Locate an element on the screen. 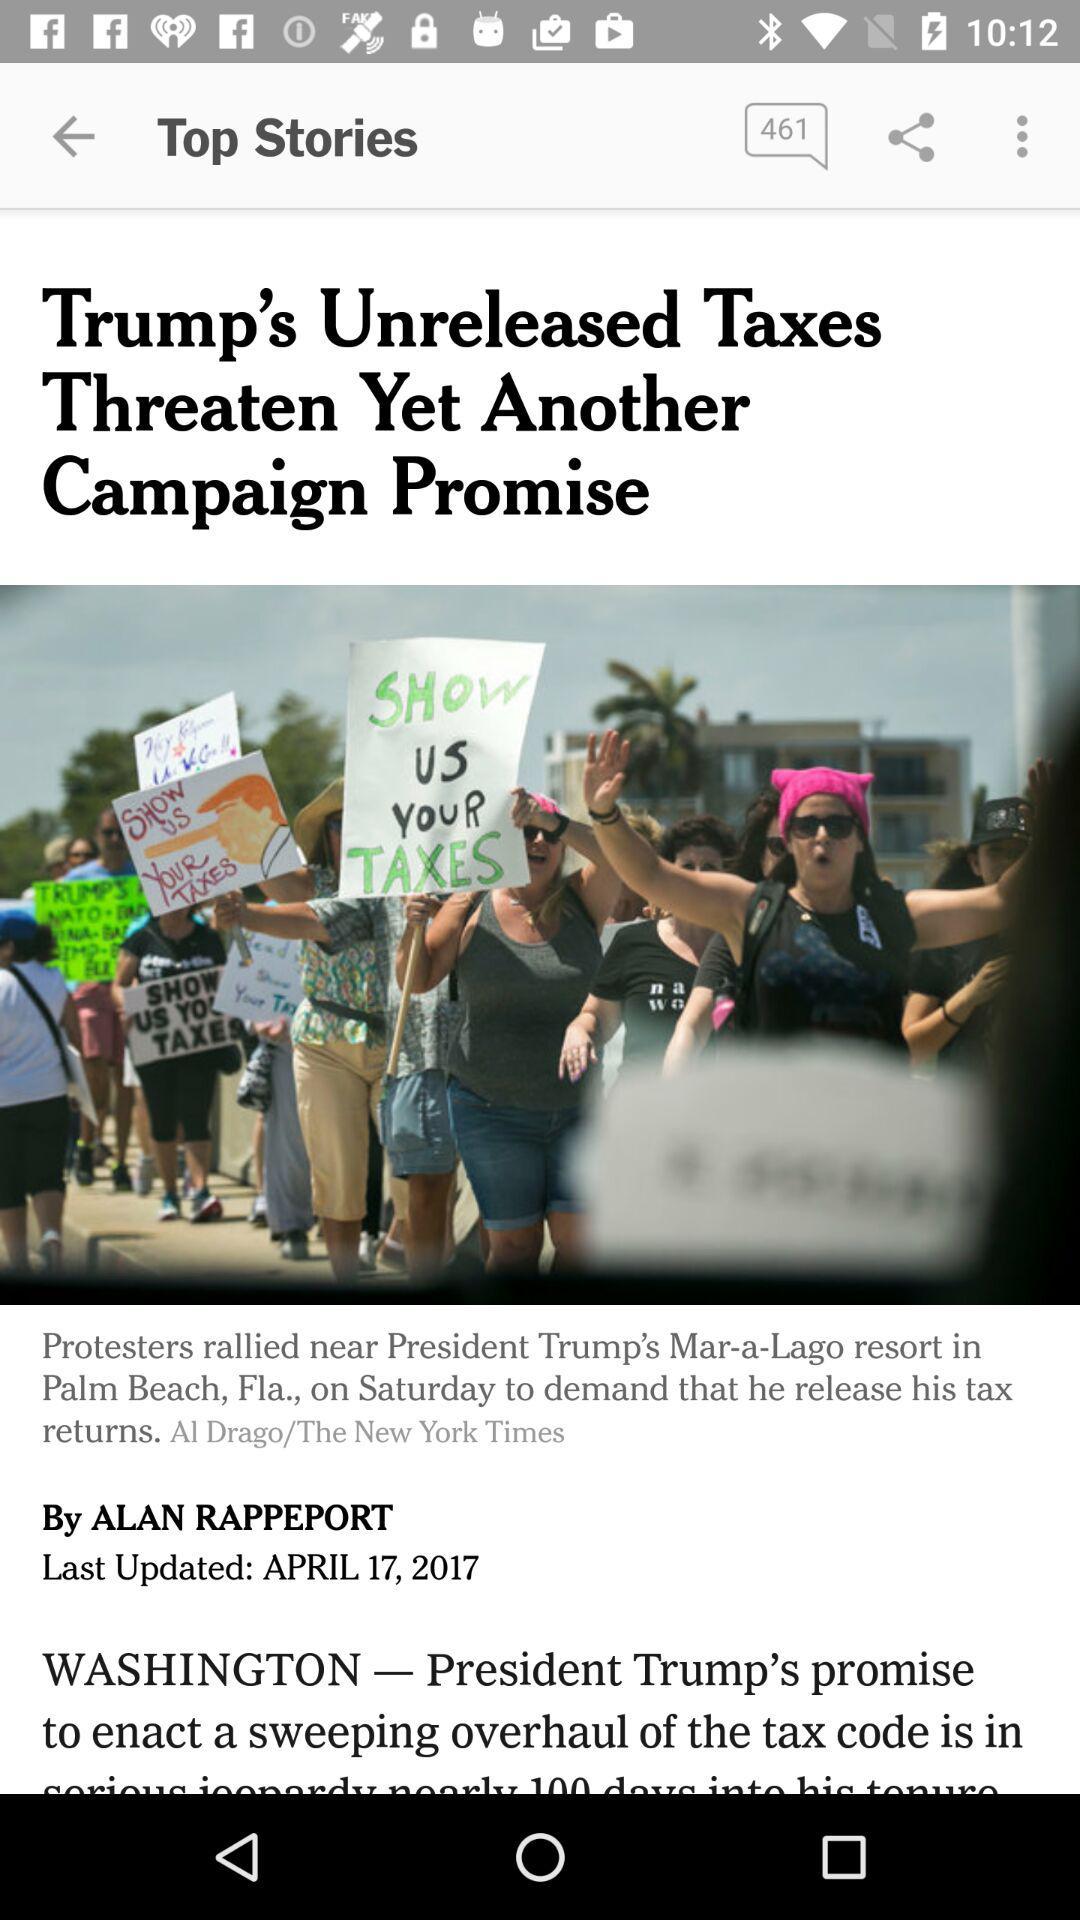  the item next to top stories app is located at coordinates (785, 135).